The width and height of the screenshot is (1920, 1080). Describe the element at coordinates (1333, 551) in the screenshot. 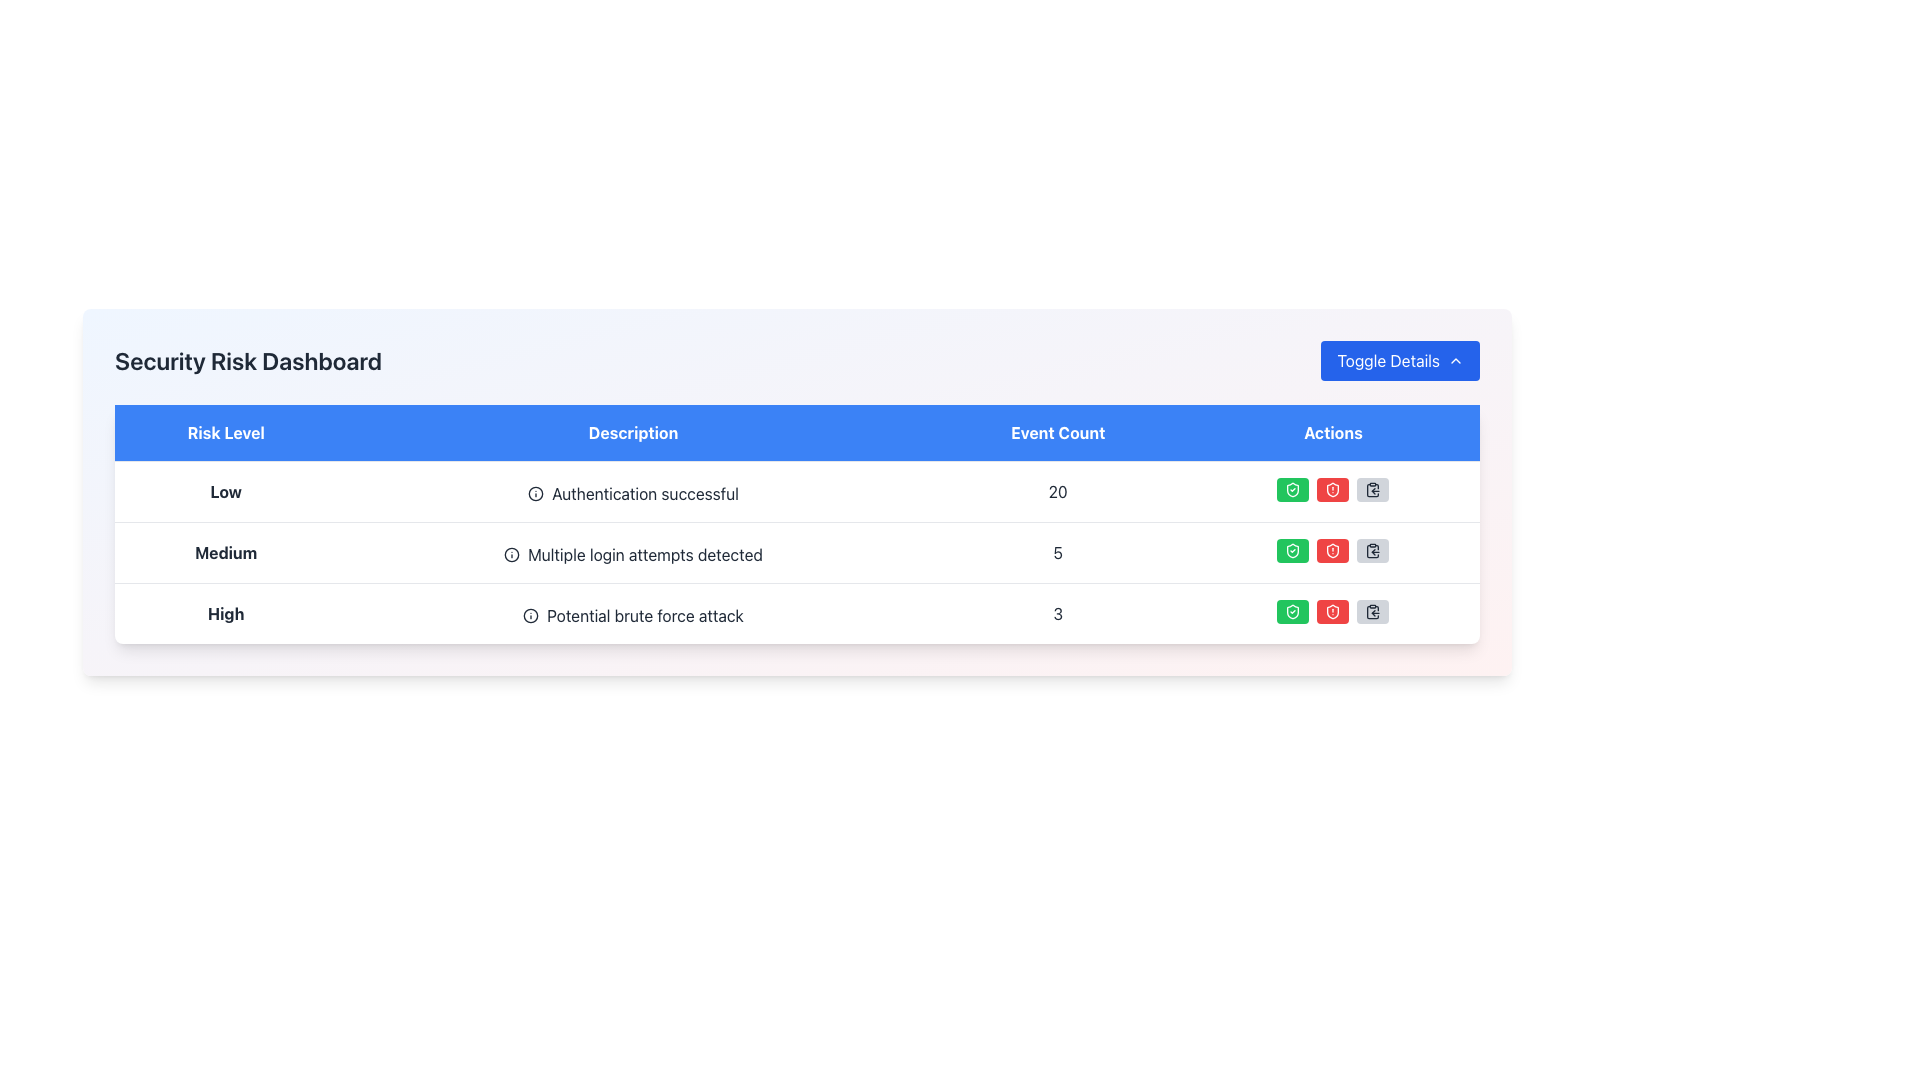

I see `any button in the Group of buttons associated with the 'Medium' risk event located in the 'Actions' column of the table row labeled 'Medium' with the description 'Multiple login attempts detected.'` at that location.